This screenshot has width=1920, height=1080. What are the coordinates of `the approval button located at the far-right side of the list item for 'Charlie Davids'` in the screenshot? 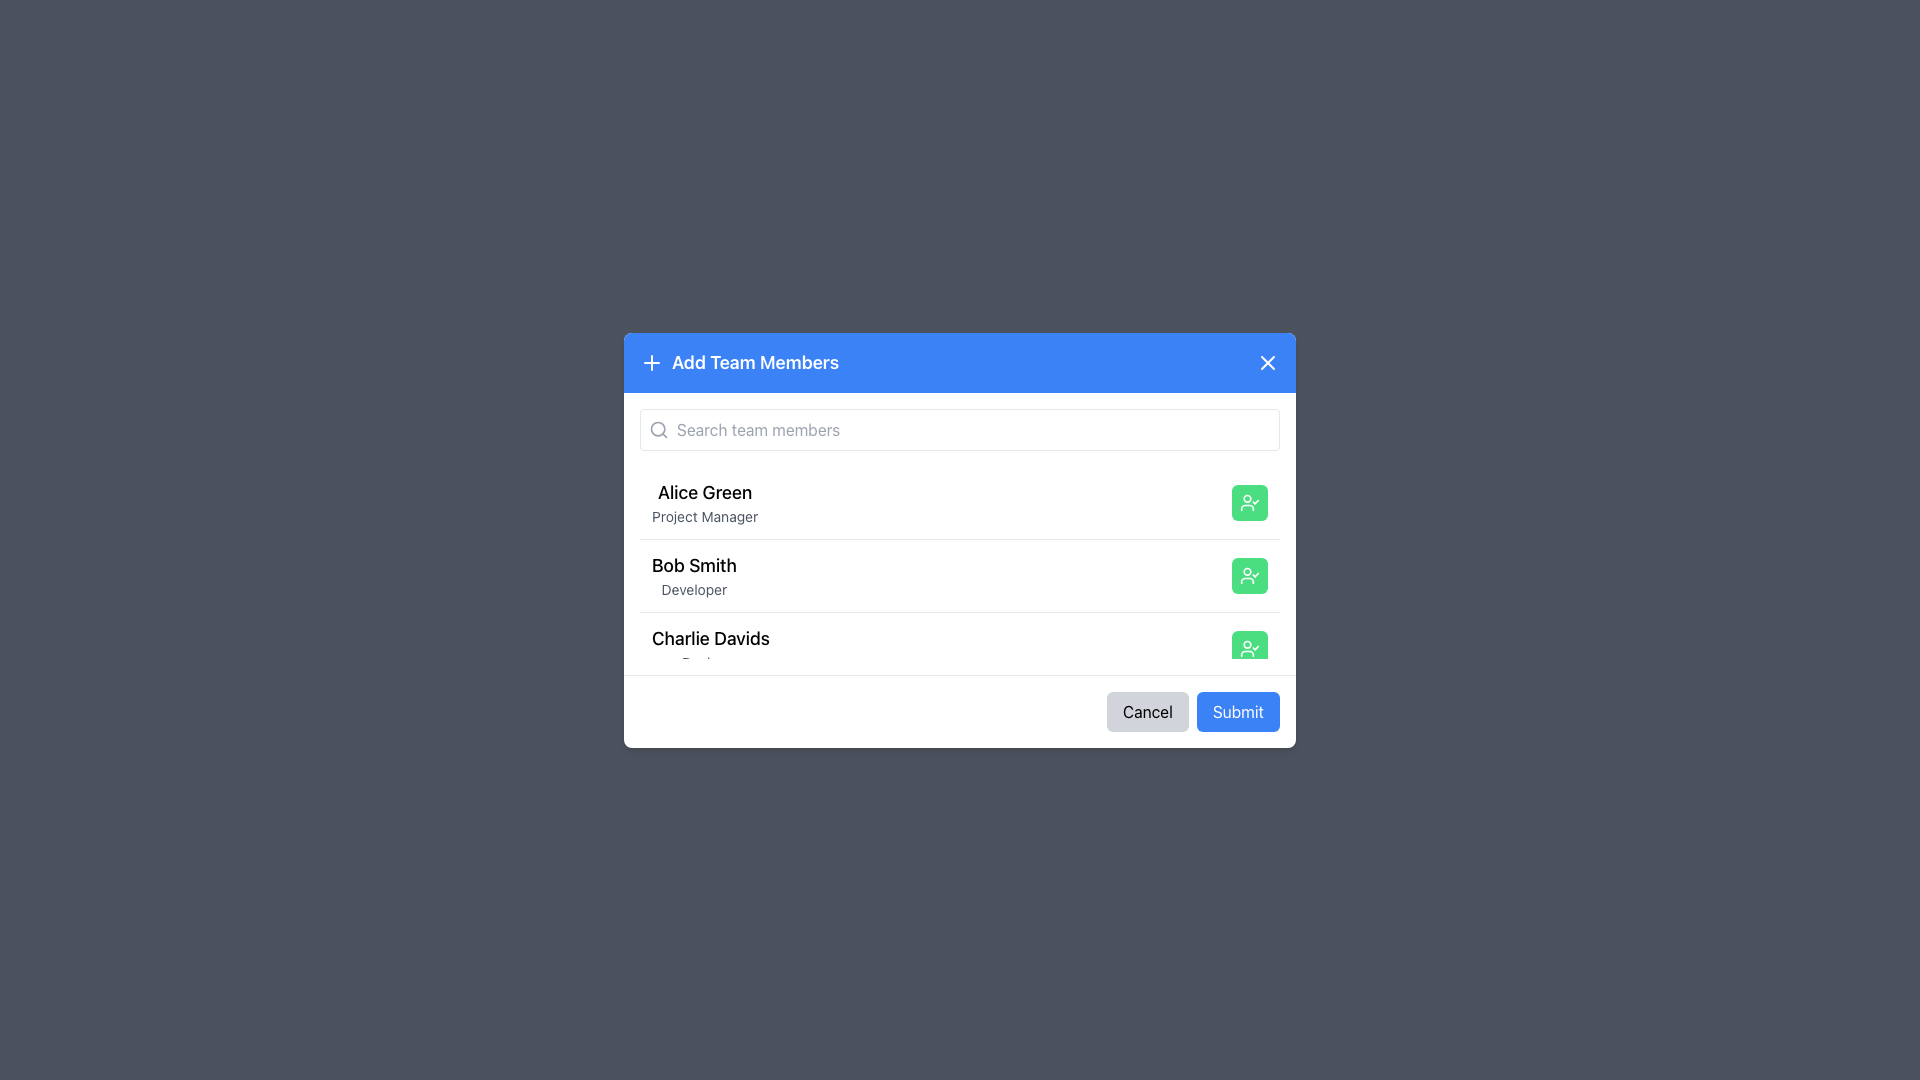 It's located at (1248, 648).